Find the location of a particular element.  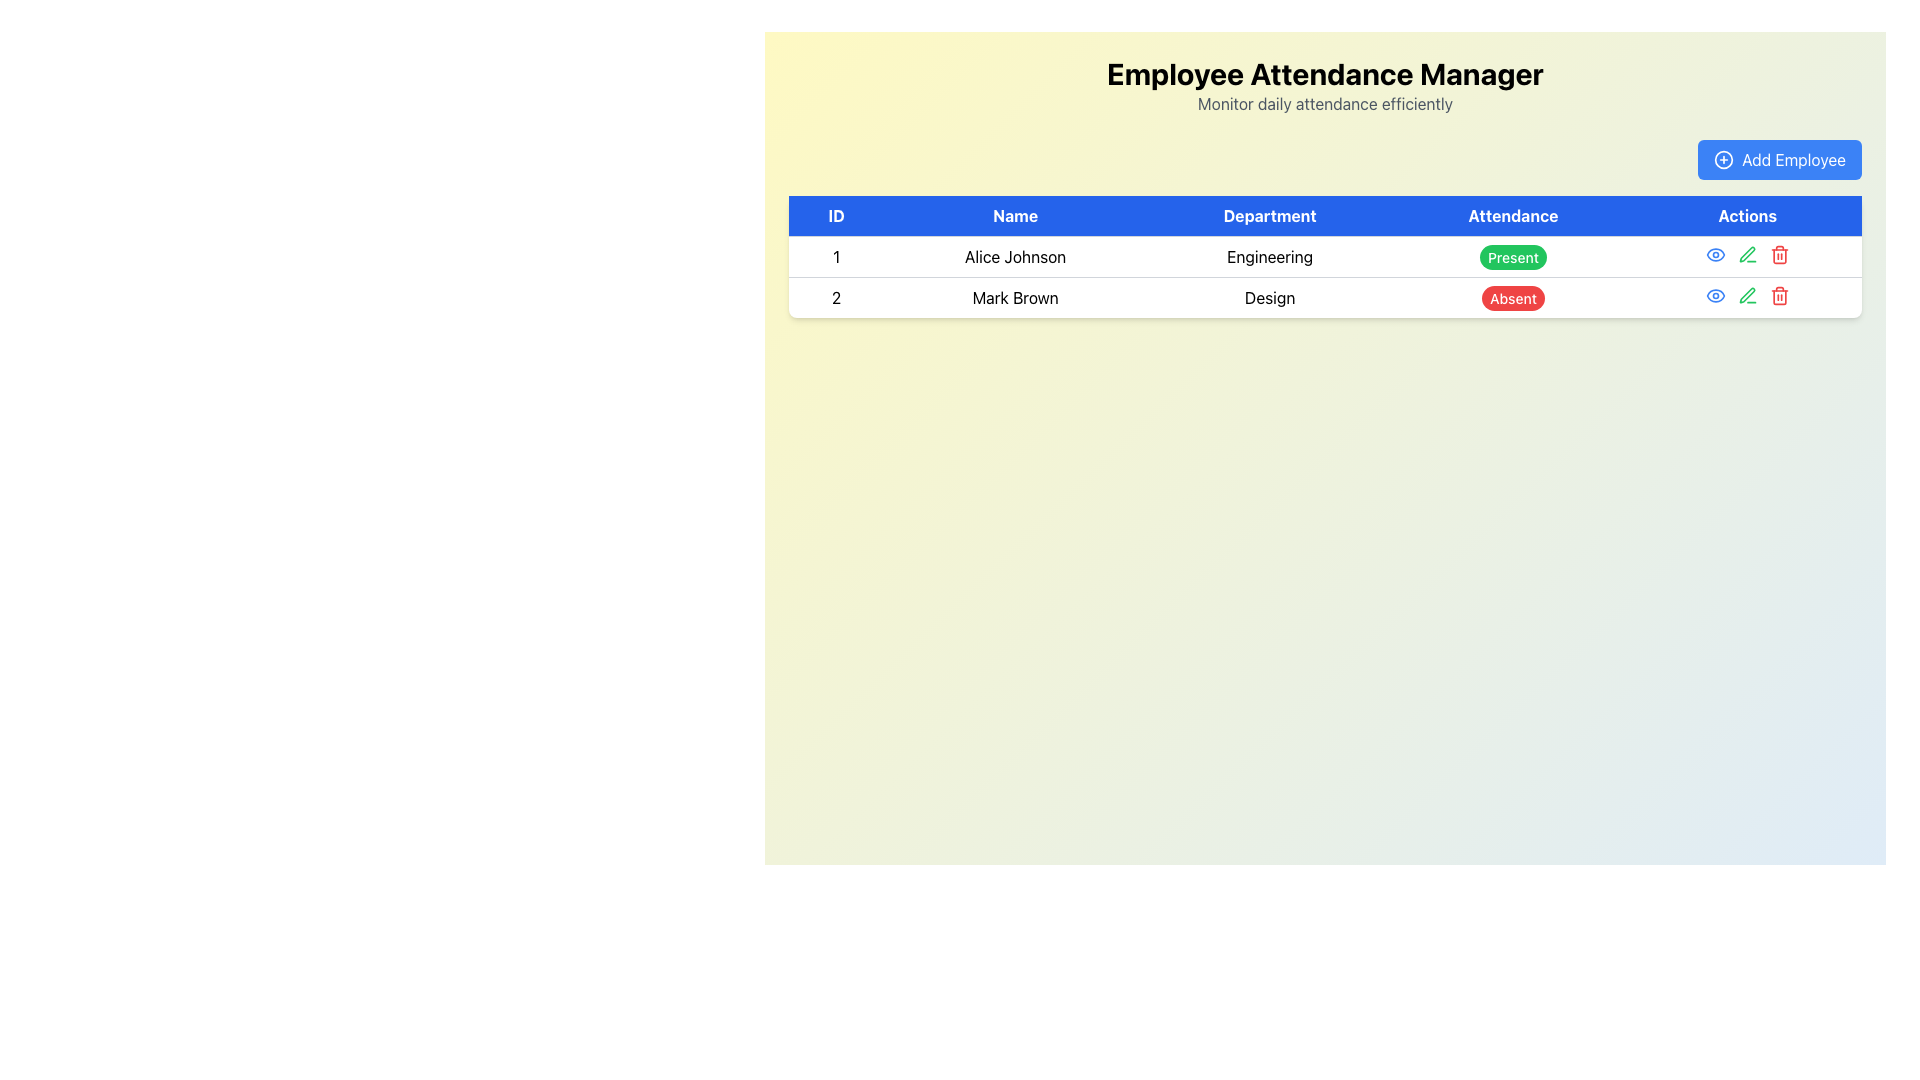

the 'Add Employee' button, which is a rectangular button with rounded corners, blue background, and white text, located at the top-right corner of the interface is located at coordinates (1780, 158).